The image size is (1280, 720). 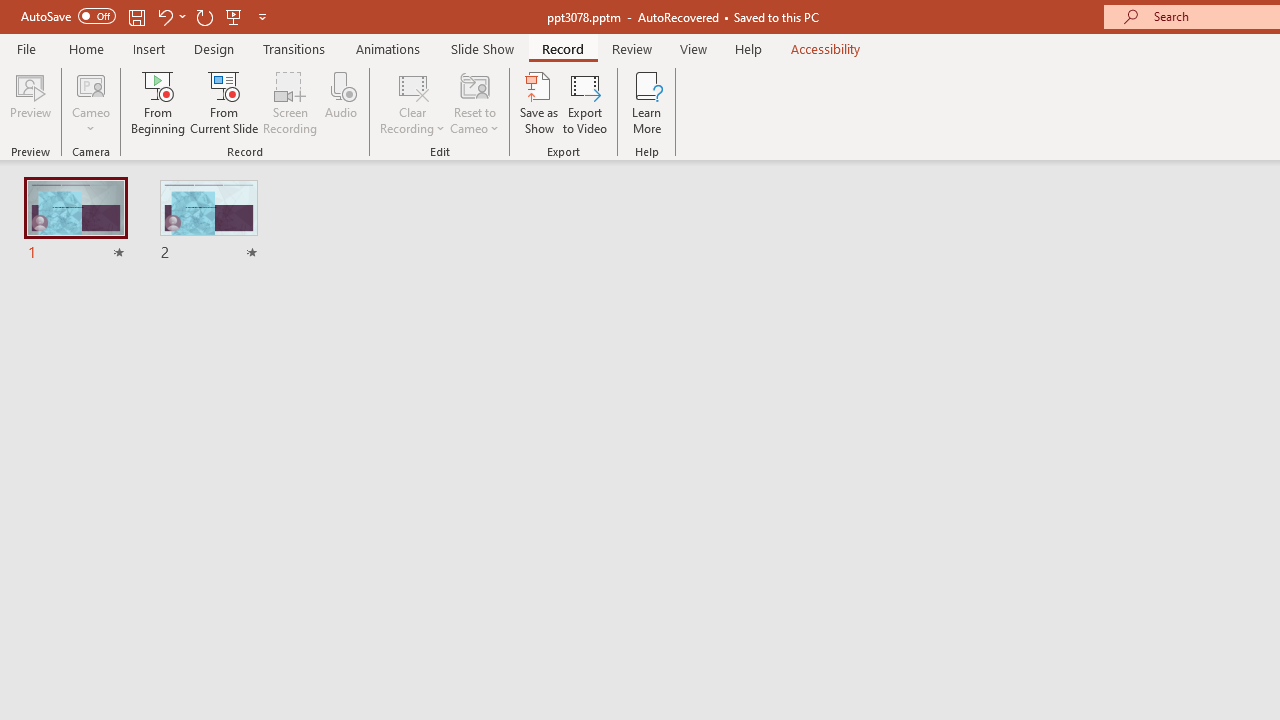 I want to click on 'Audio', so click(x=341, y=103).